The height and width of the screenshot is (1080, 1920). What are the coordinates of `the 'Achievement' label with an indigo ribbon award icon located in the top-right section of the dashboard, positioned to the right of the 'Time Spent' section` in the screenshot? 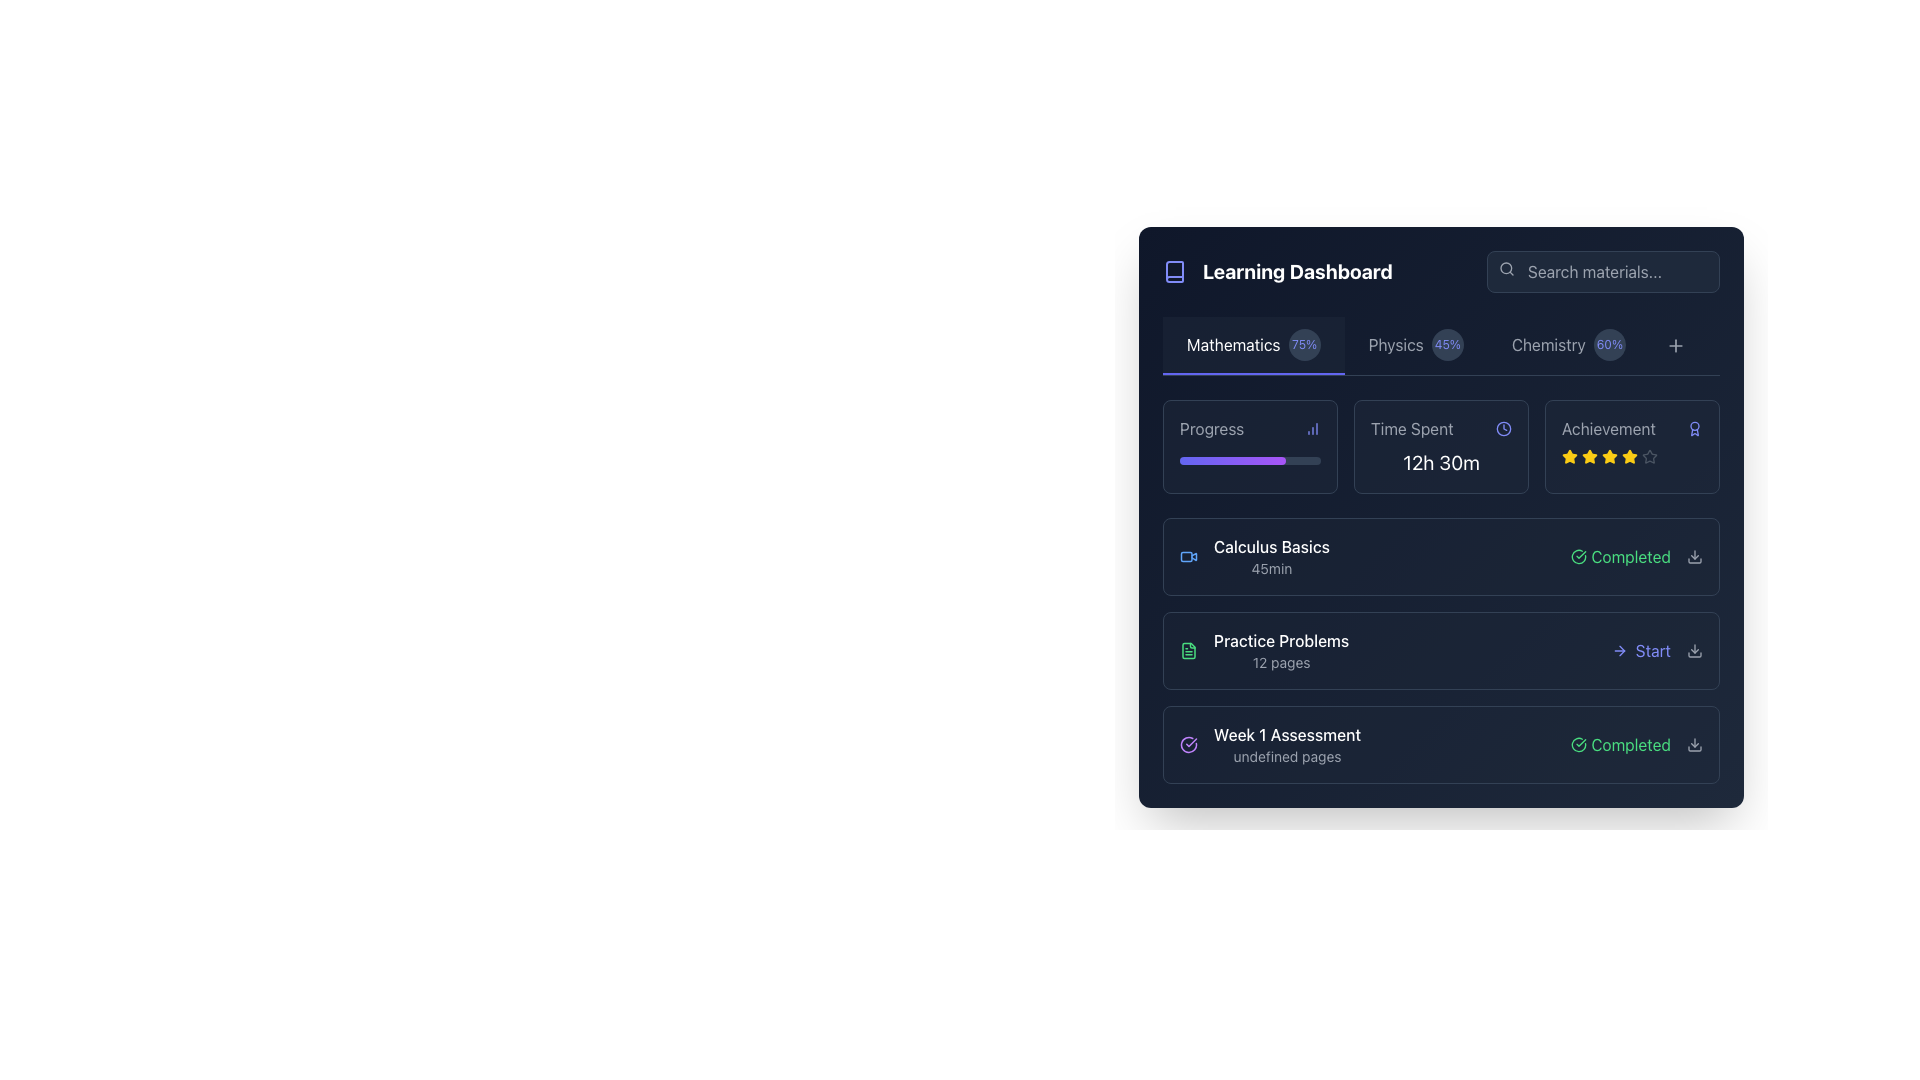 It's located at (1632, 427).